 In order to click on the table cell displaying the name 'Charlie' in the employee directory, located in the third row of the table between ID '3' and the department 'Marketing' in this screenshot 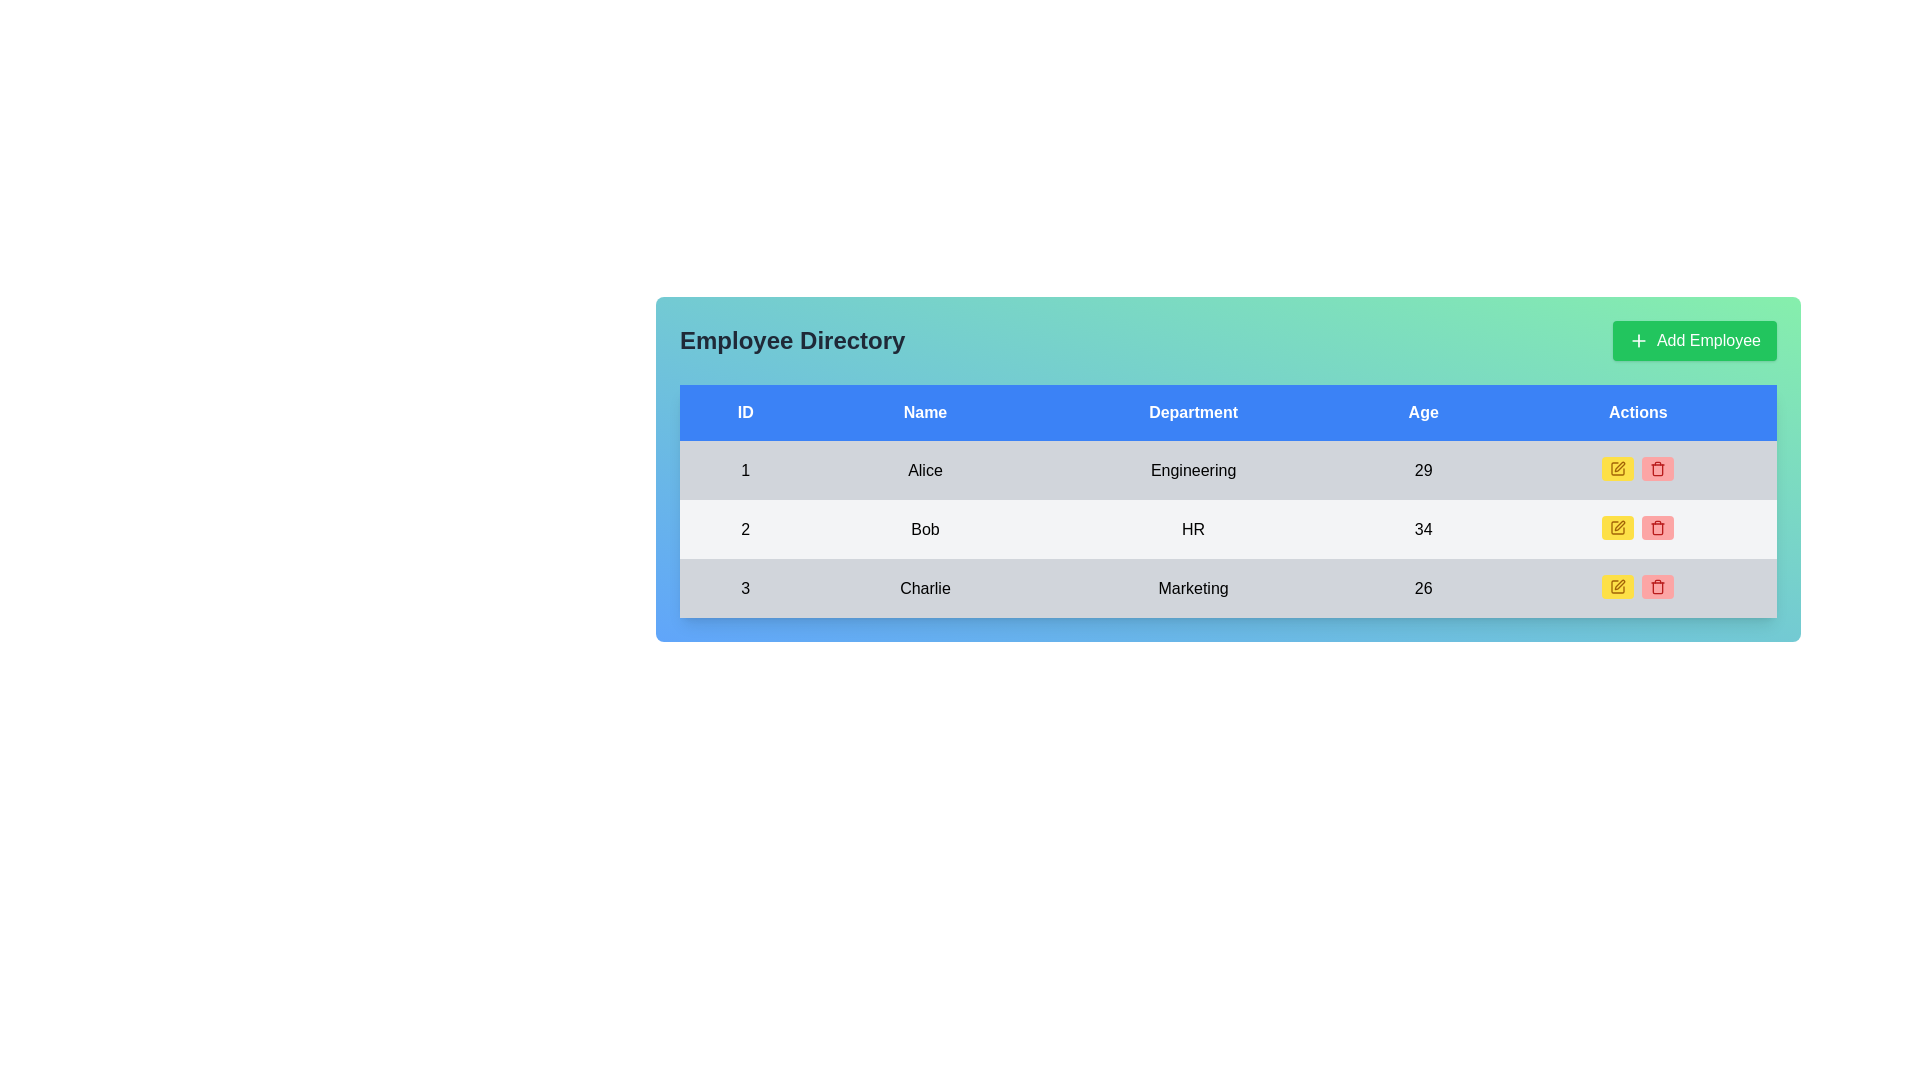, I will do `click(924, 587)`.